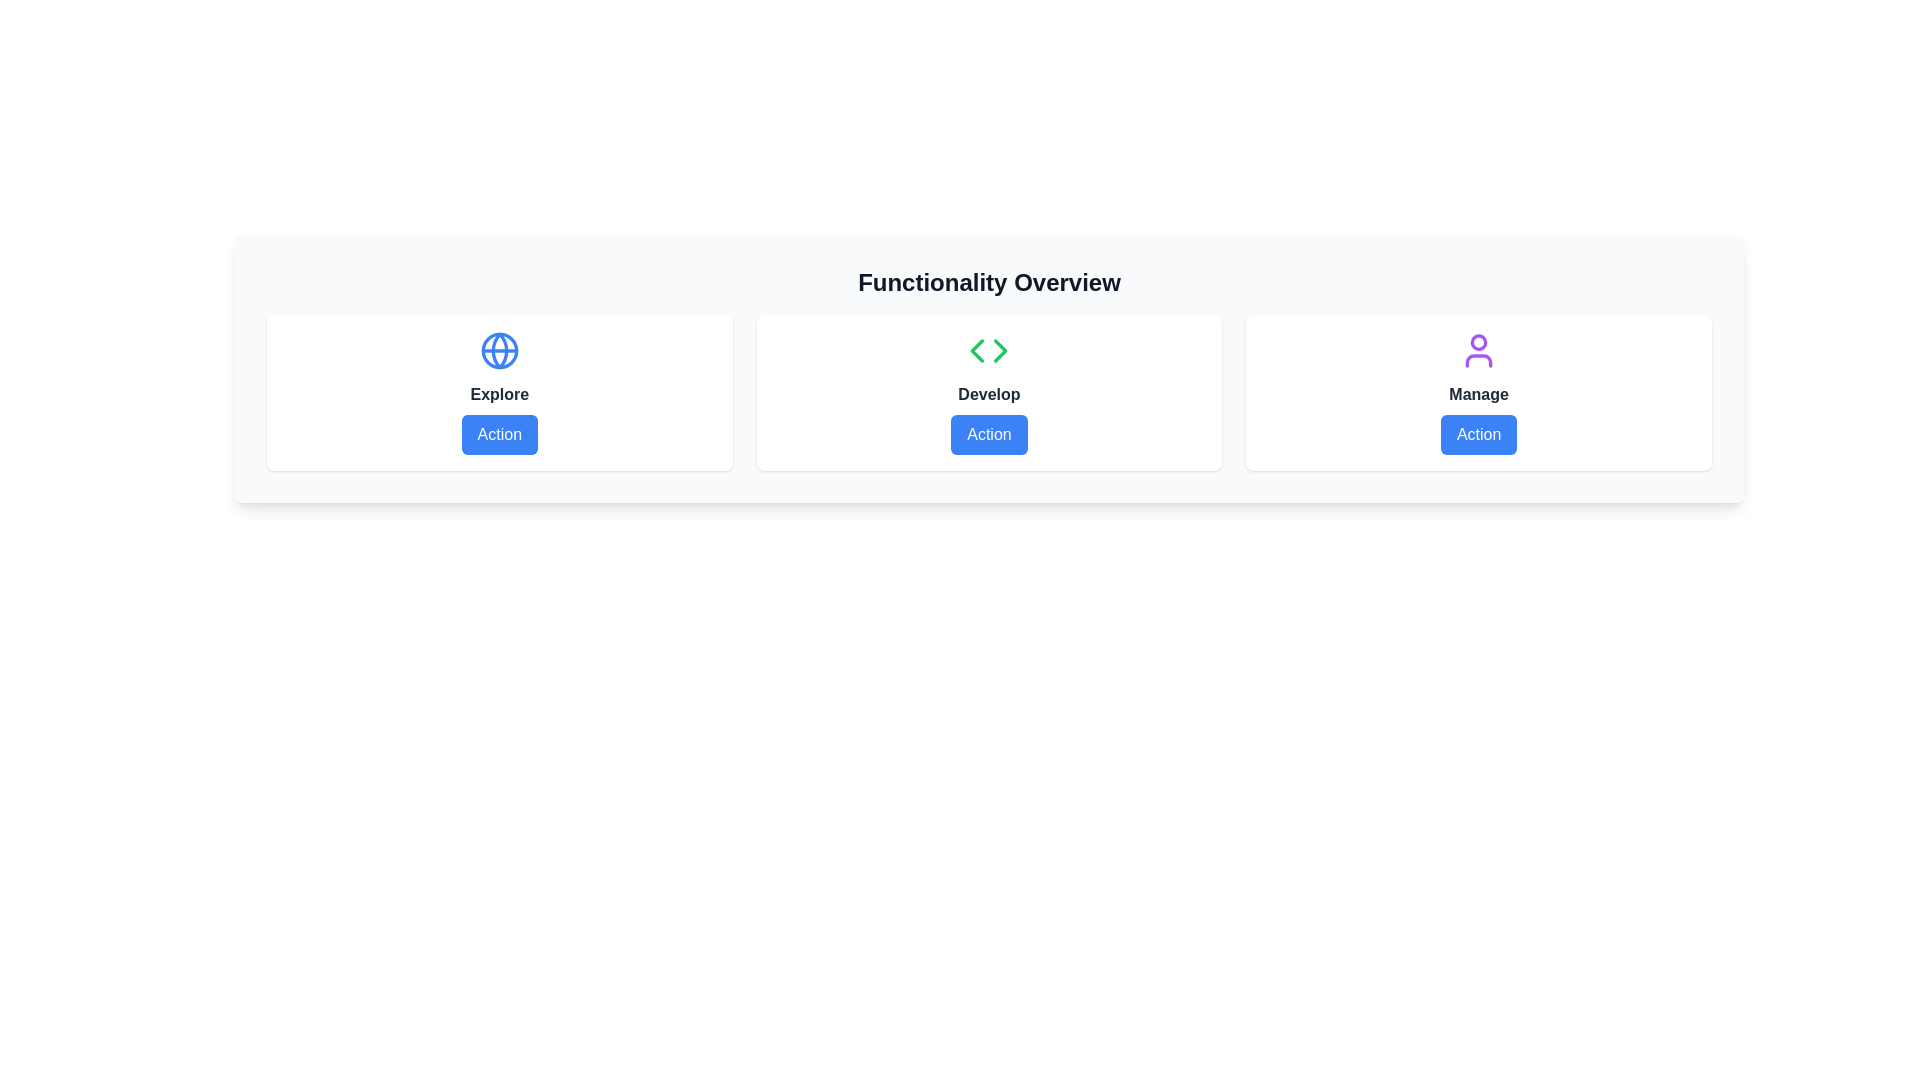  I want to click on the purple user icon with a thin outline and rounded features located at the top of the 'Manage' card, which is the third card in a set of three horizontally aligned cards, so click(1479, 350).